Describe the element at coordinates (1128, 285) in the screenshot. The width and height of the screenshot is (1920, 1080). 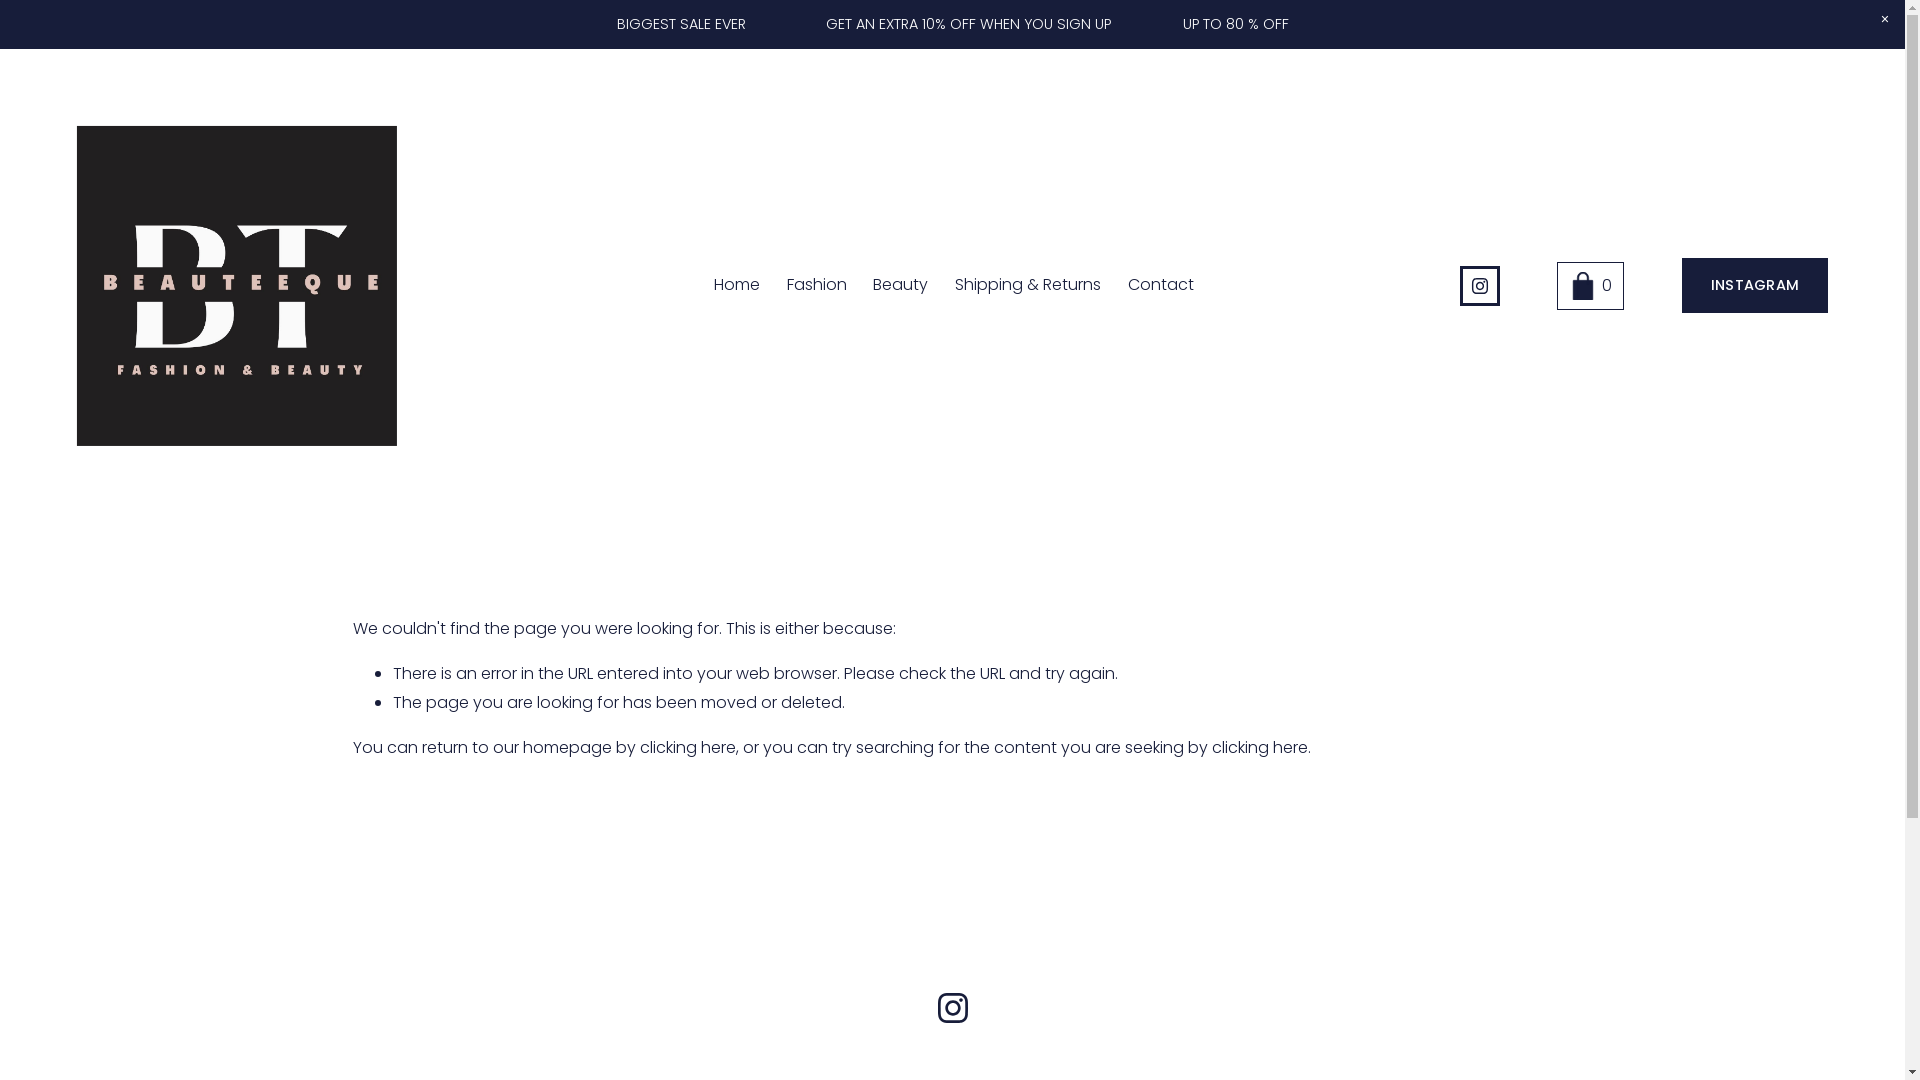
I see `'Contact'` at that location.